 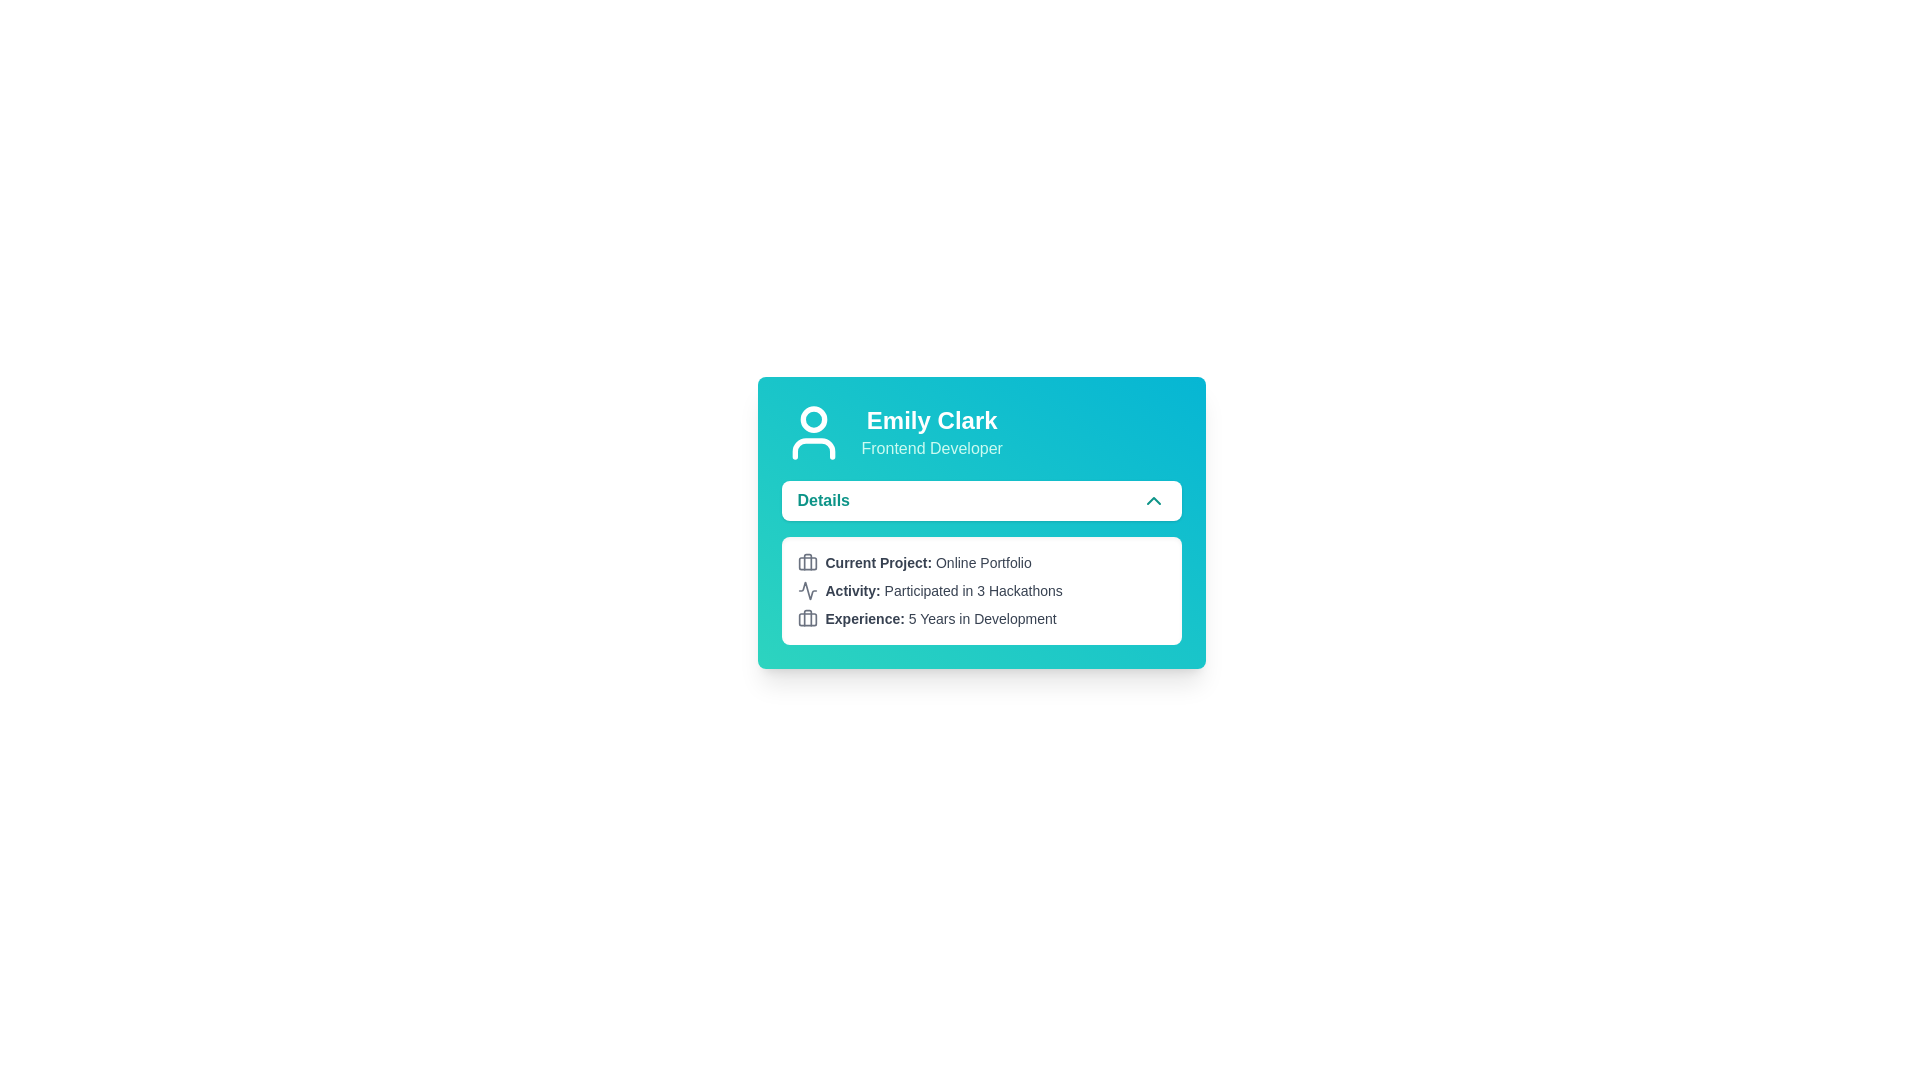 I want to click on the suitcase icon that is styled with a gray color and rounded edges, located adjacent to the text 'Current Project: Online Portfolio' in the dropdown section, so click(x=807, y=563).